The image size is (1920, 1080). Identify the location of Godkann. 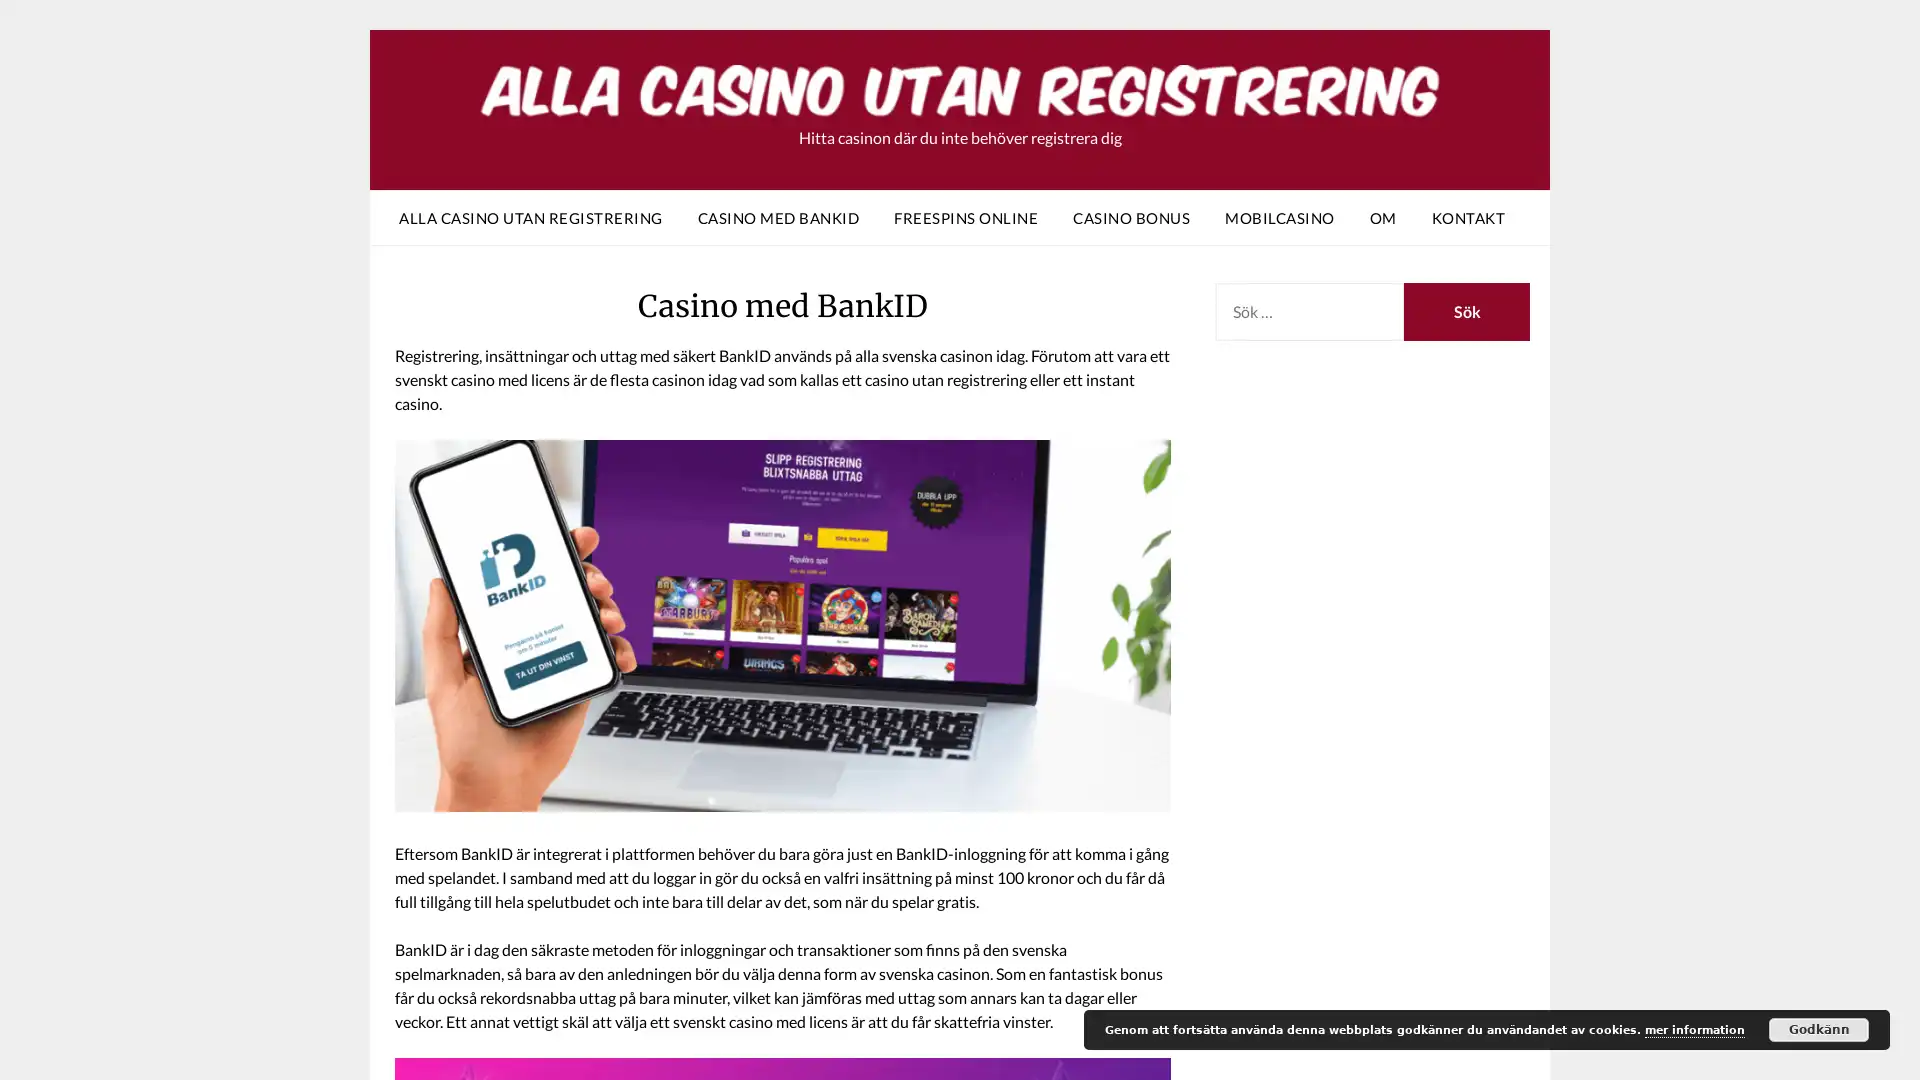
(1819, 1029).